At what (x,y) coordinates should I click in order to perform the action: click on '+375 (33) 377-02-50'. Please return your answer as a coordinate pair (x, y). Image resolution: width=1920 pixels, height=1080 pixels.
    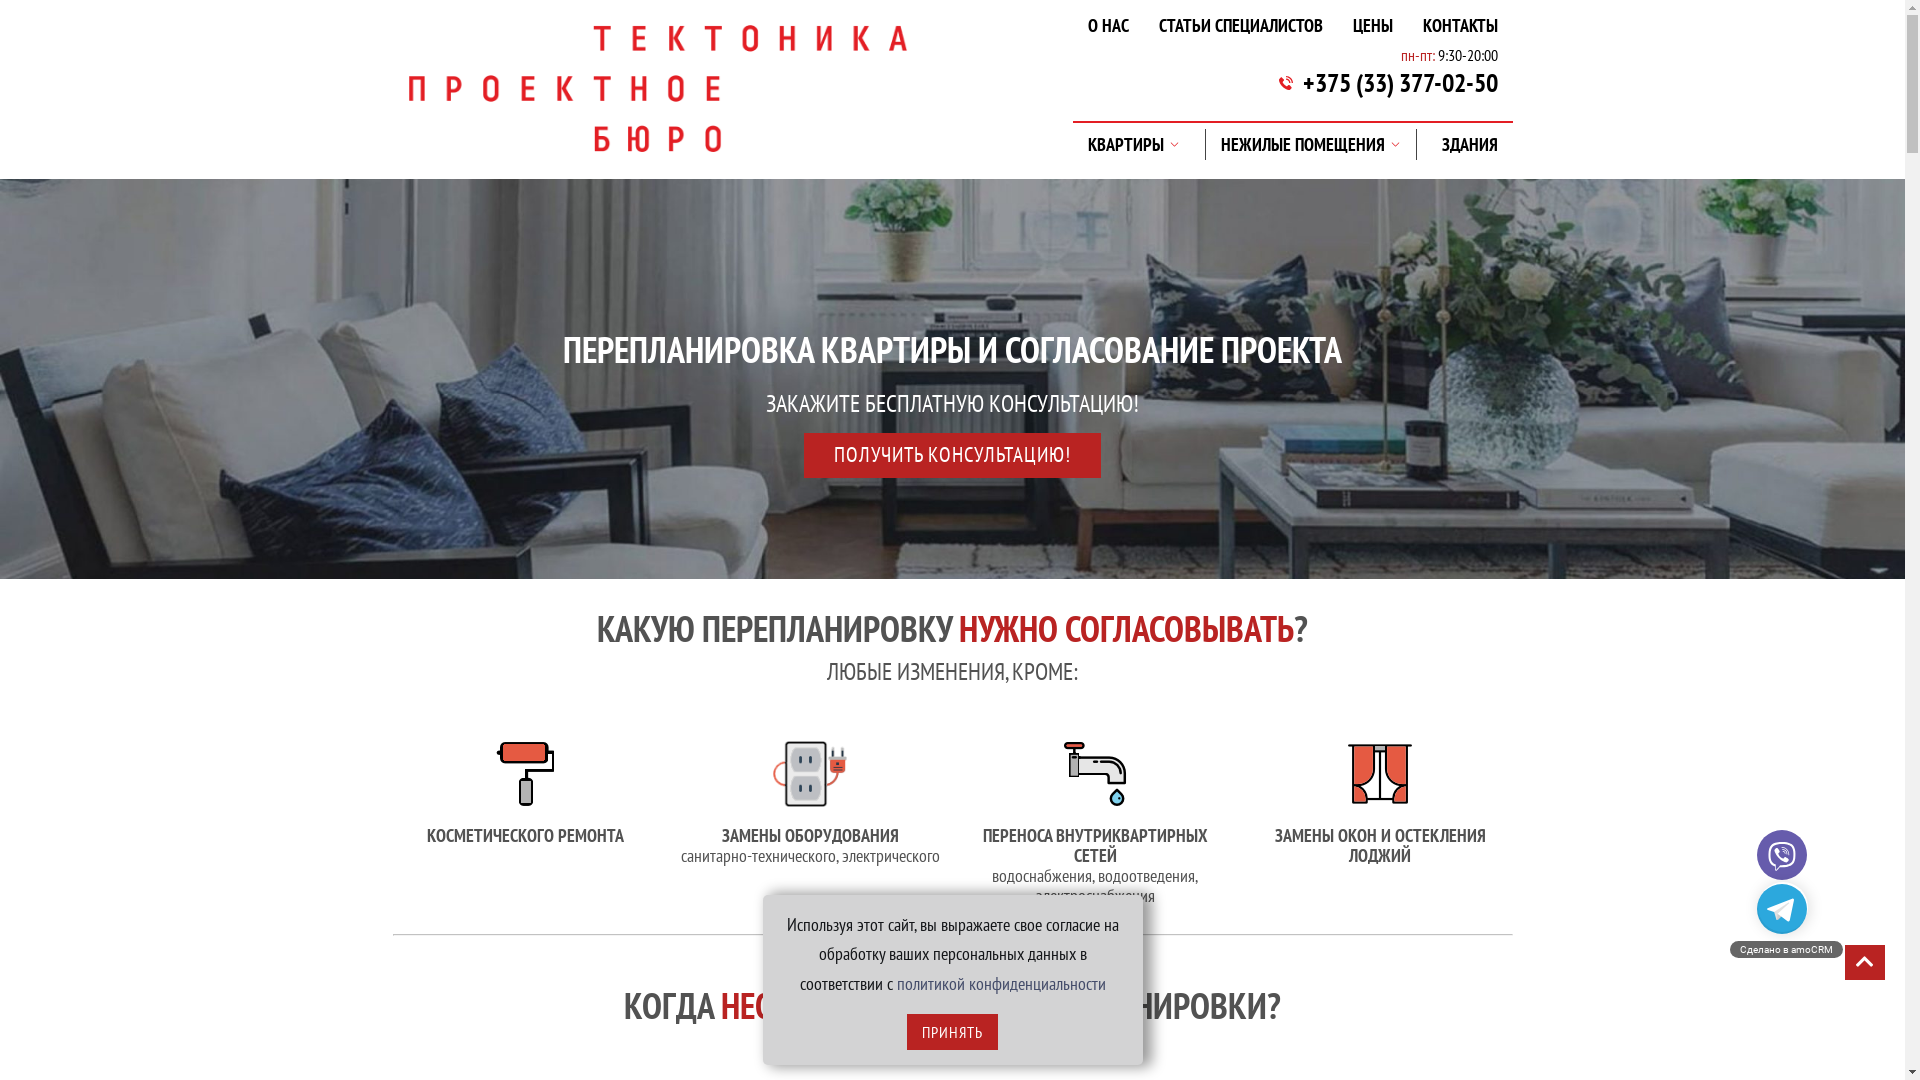
    Looking at the image, I should click on (1301, 82).